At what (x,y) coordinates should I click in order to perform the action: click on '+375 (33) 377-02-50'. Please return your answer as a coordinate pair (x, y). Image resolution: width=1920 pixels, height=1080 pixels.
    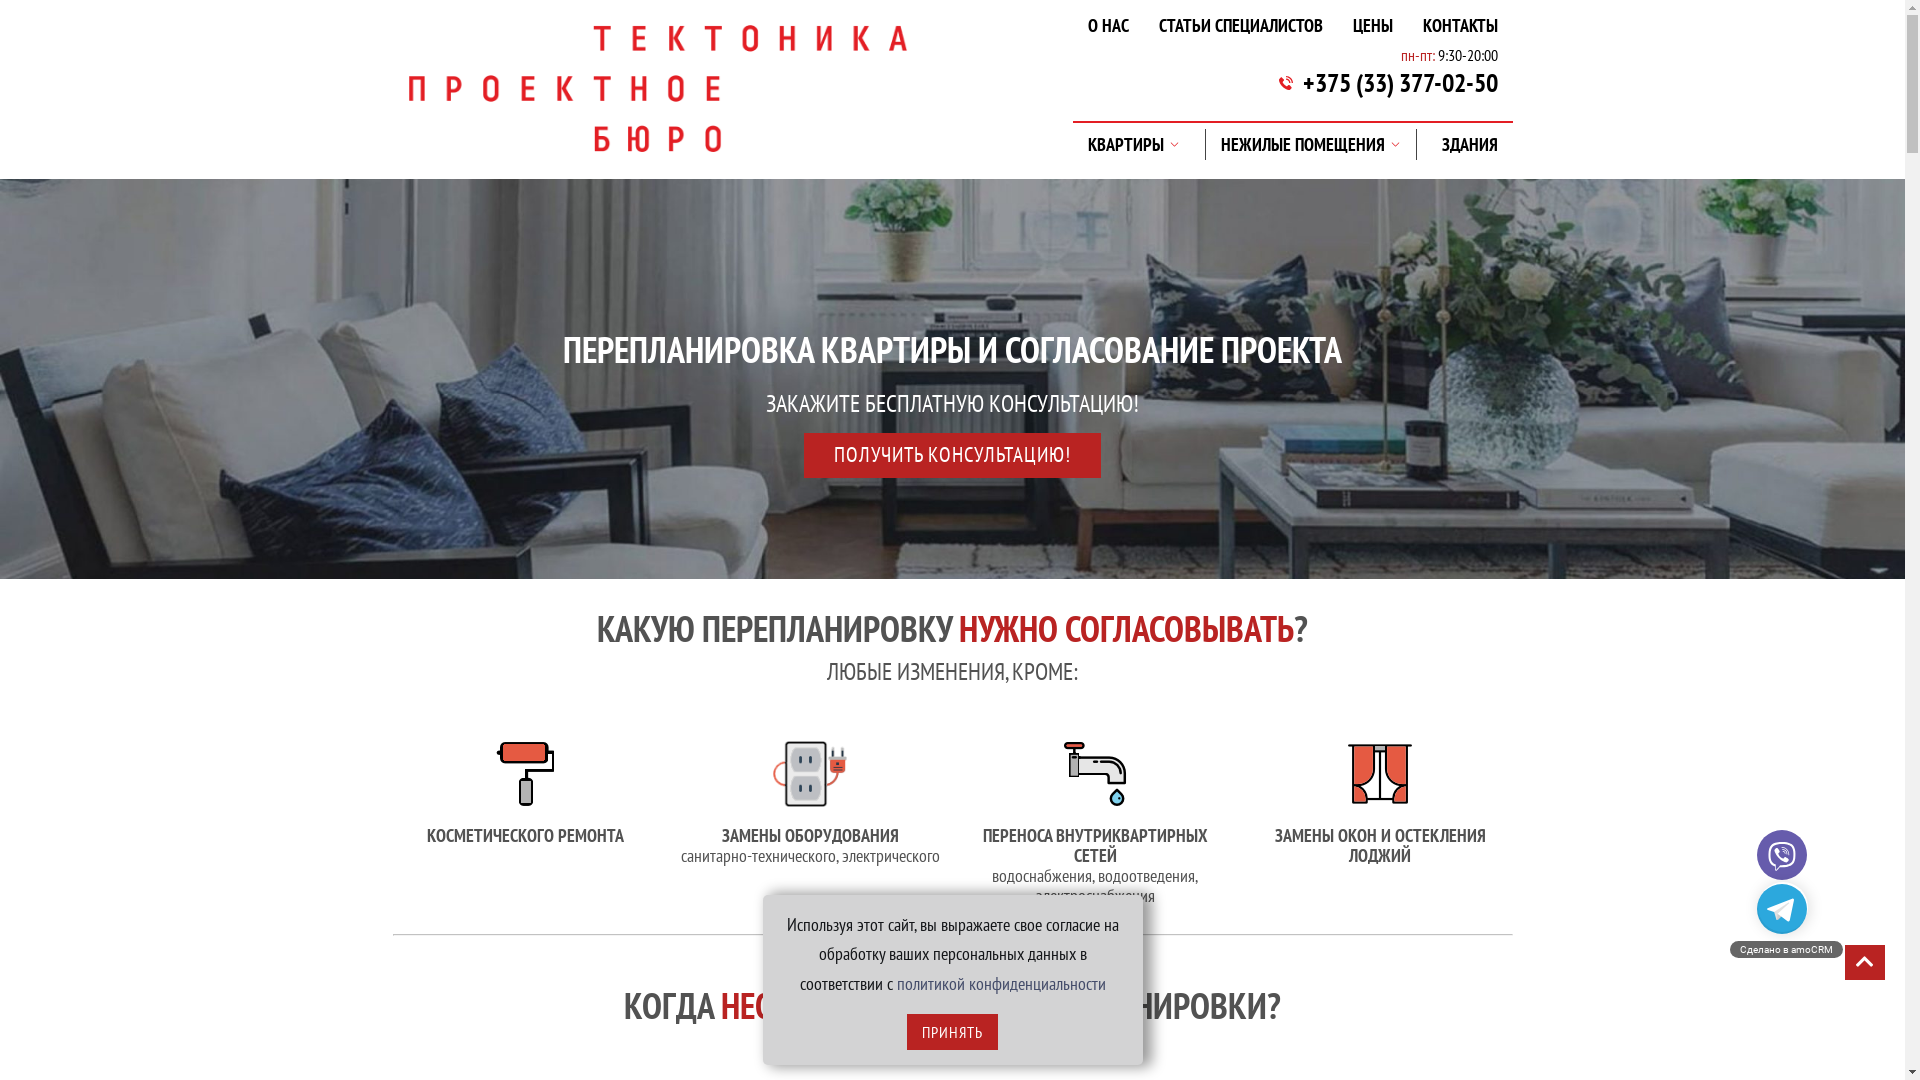
    Looking at the image, I should click on (1301, 82).